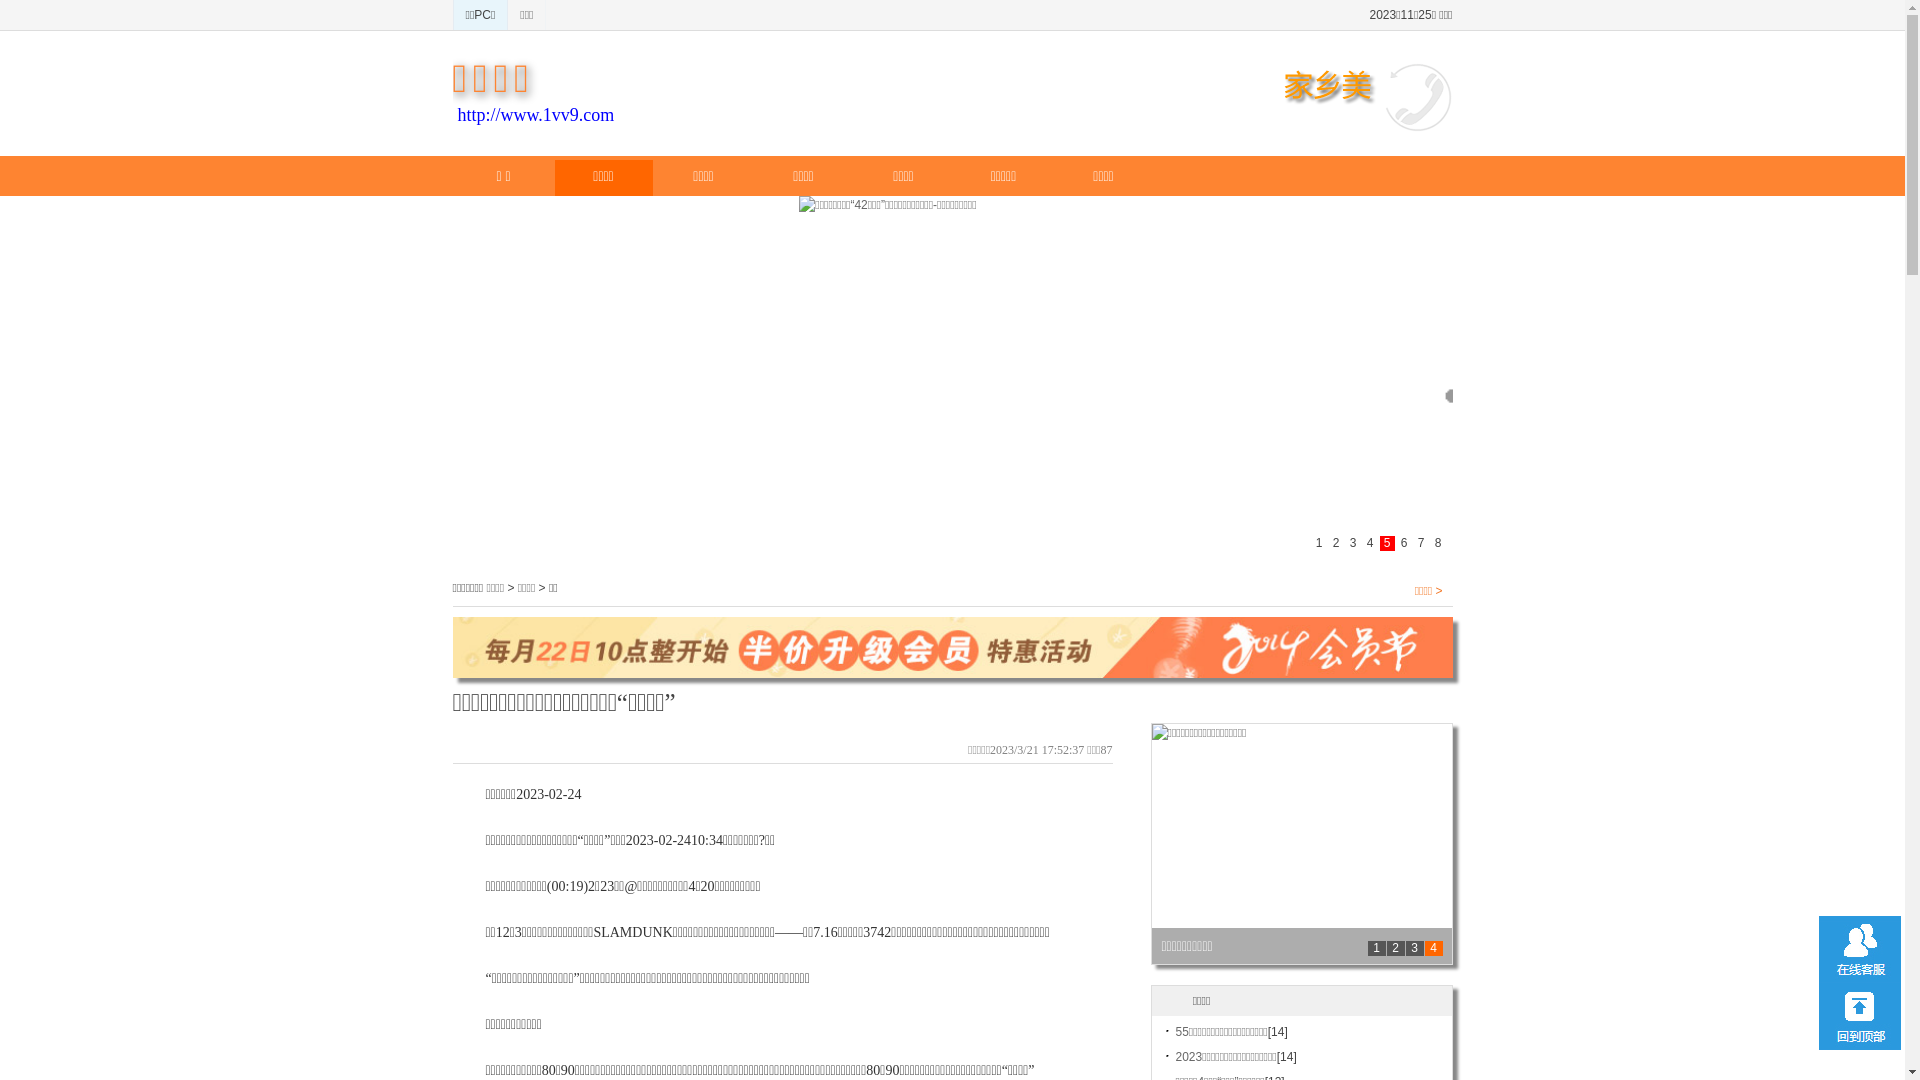 The height and width of the screenshot is (1080, 1920). Describe the element at coordinates (536, 115) in the screenshot. I see `'http://www.1vv9.com'` at that location.